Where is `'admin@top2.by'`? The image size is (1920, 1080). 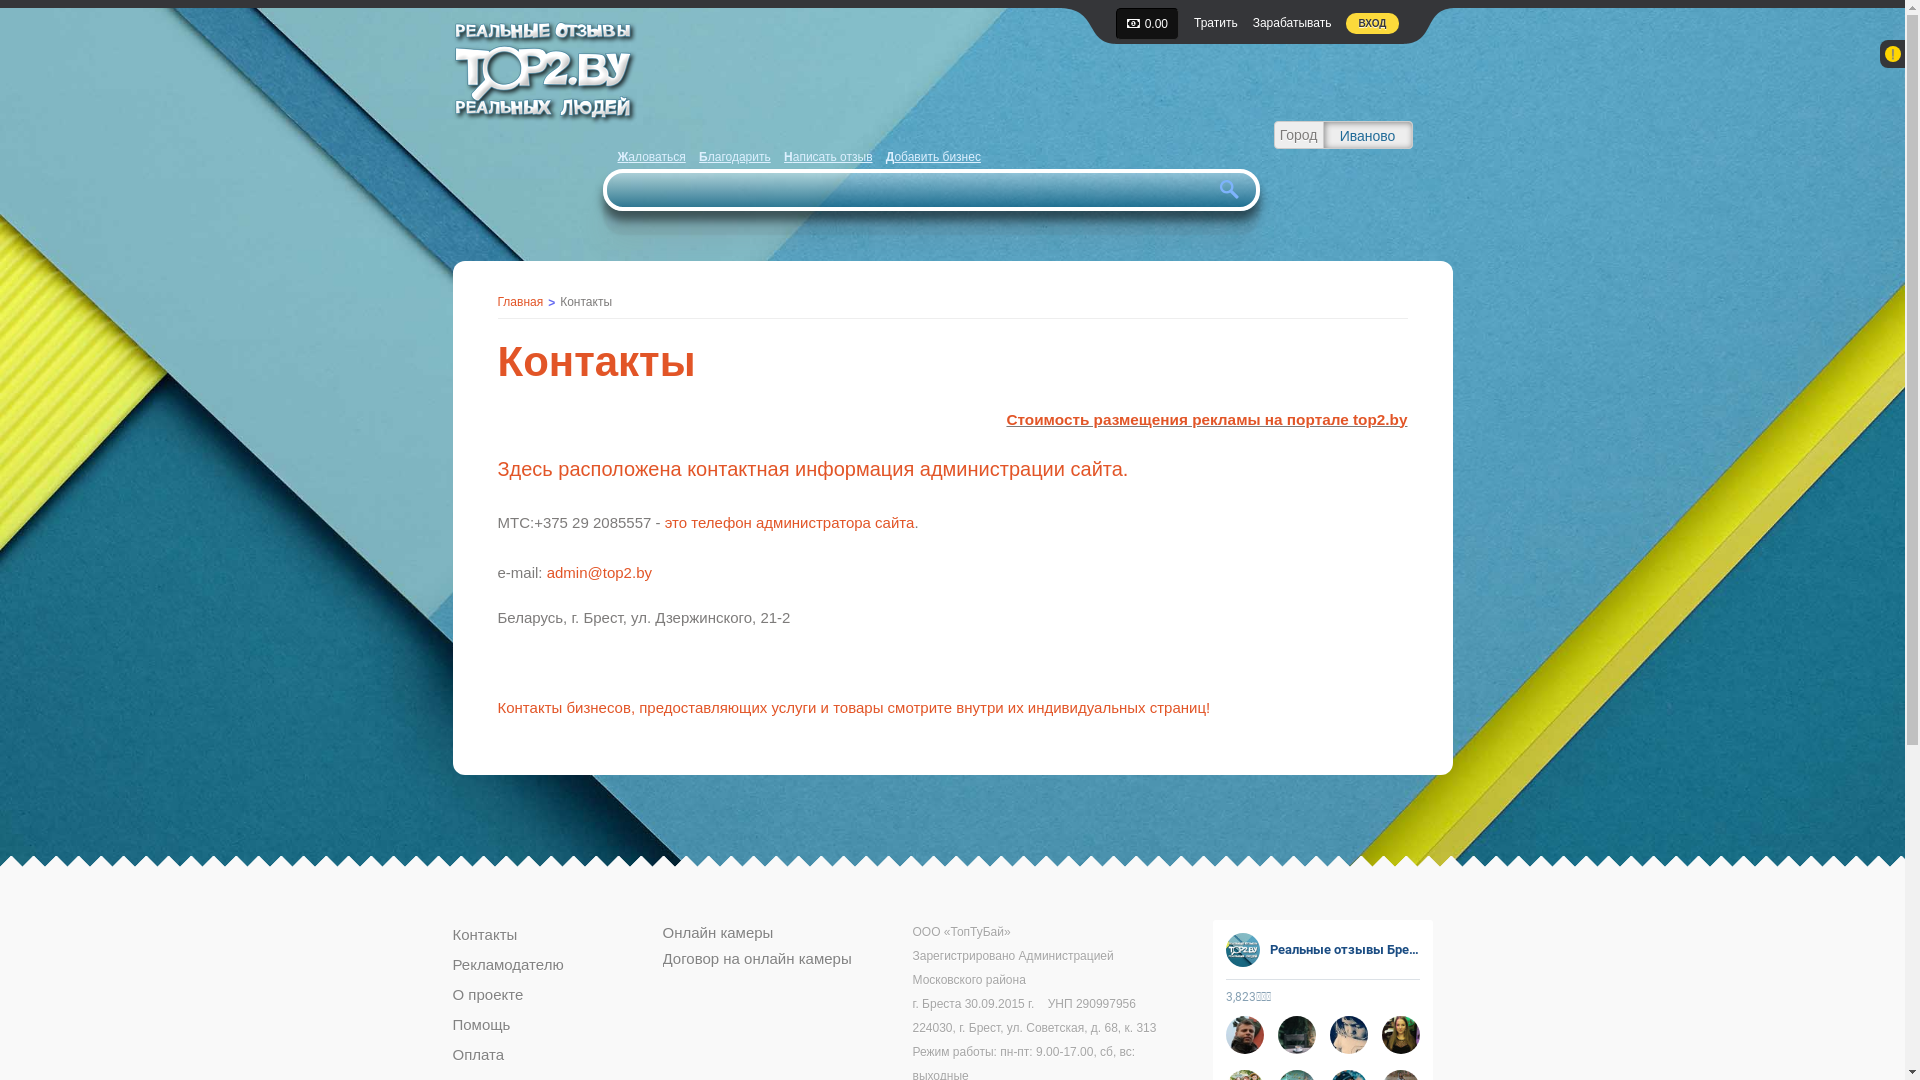
'admin@top2.by' is located at coordinates (547, 572).